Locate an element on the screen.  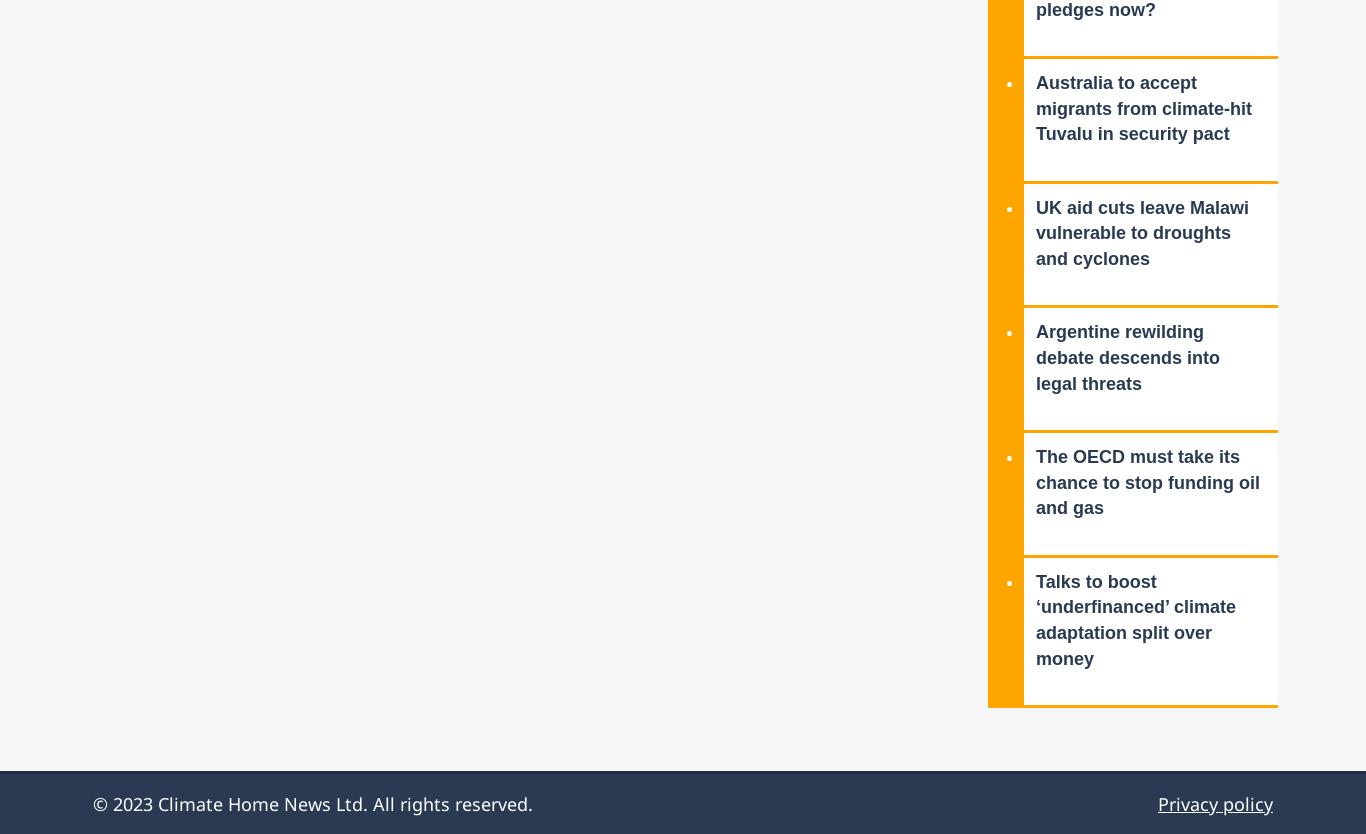
'UK aid cuts leave Malawi vulnerable to droughts and cyclones' is located at coordinates (1142, 232).